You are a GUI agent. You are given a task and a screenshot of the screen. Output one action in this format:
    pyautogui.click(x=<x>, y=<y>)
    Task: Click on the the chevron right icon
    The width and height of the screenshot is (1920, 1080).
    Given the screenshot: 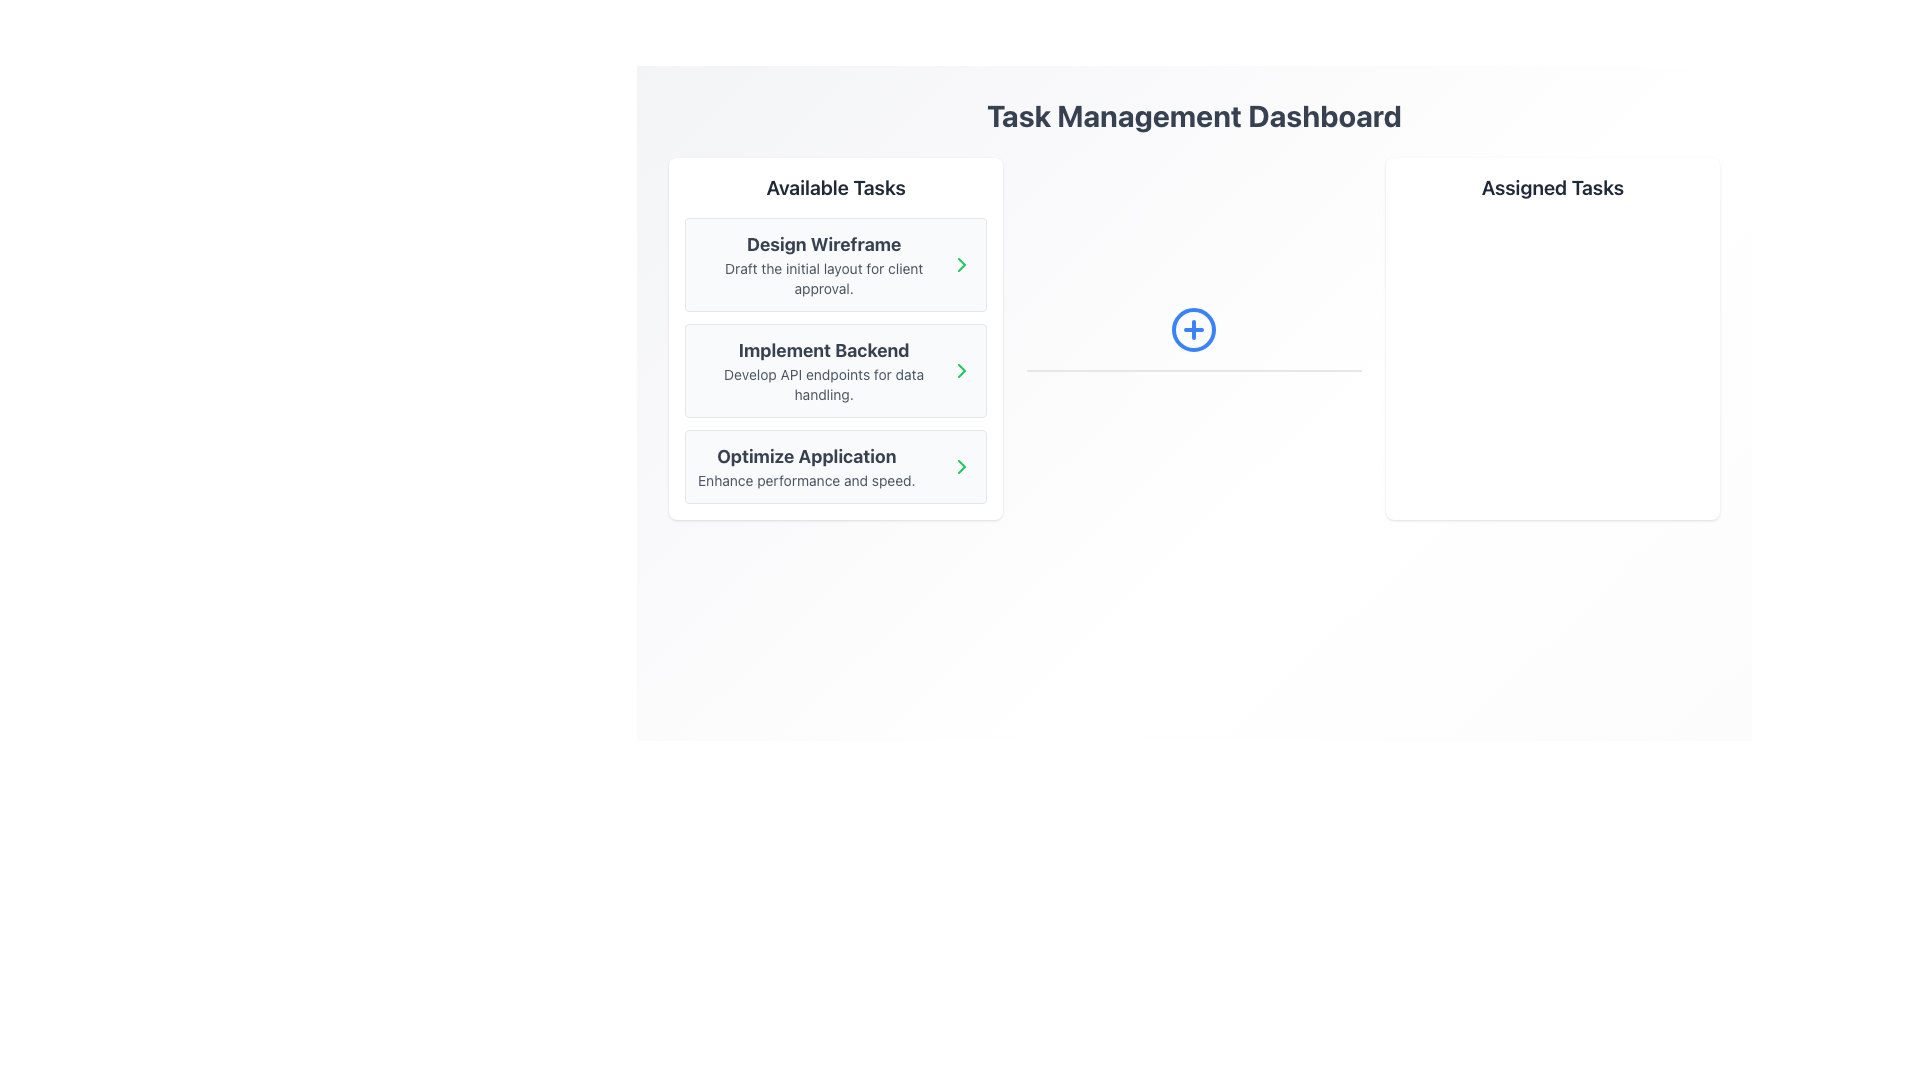 What is the action you would take?
    pyautogui.click(x=962, y=370)
    